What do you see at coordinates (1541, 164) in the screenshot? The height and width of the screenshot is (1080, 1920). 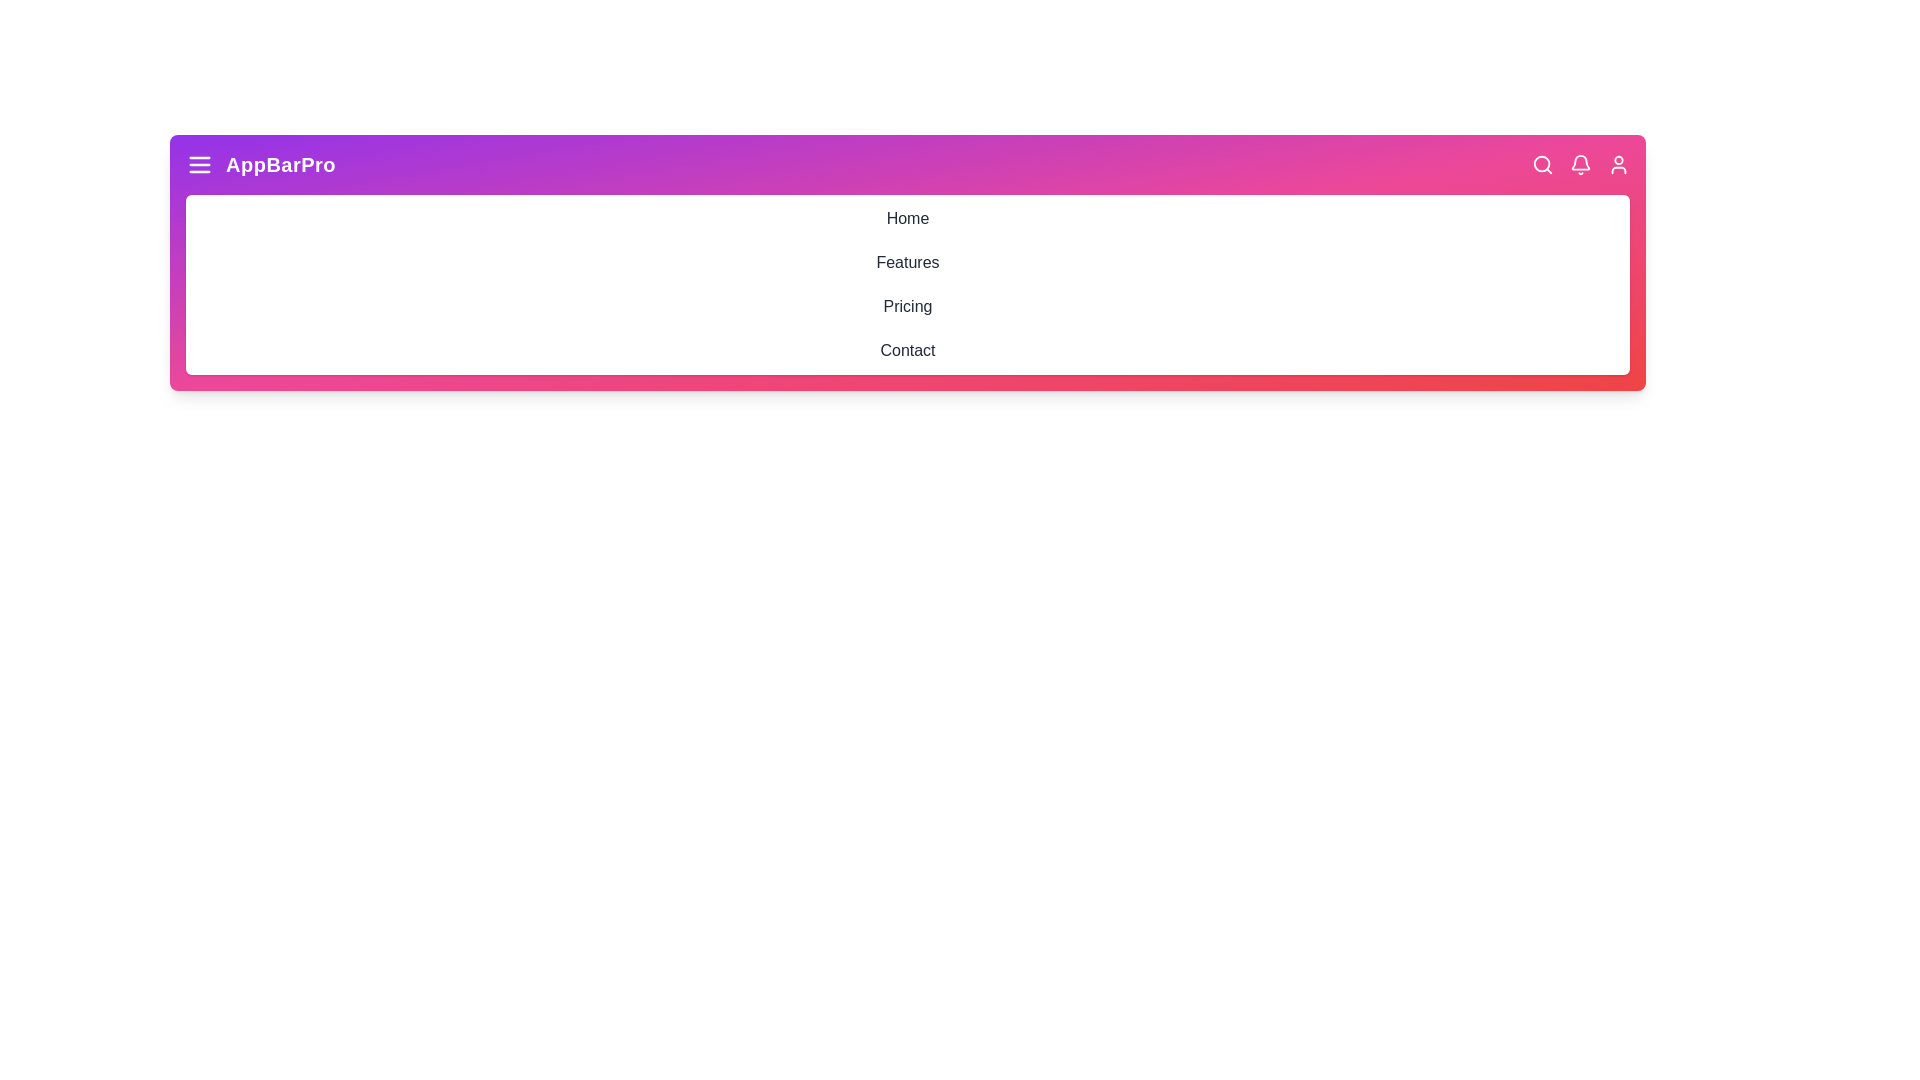 I see `the search icon in the app bar` at bounding box center [1541, 164].